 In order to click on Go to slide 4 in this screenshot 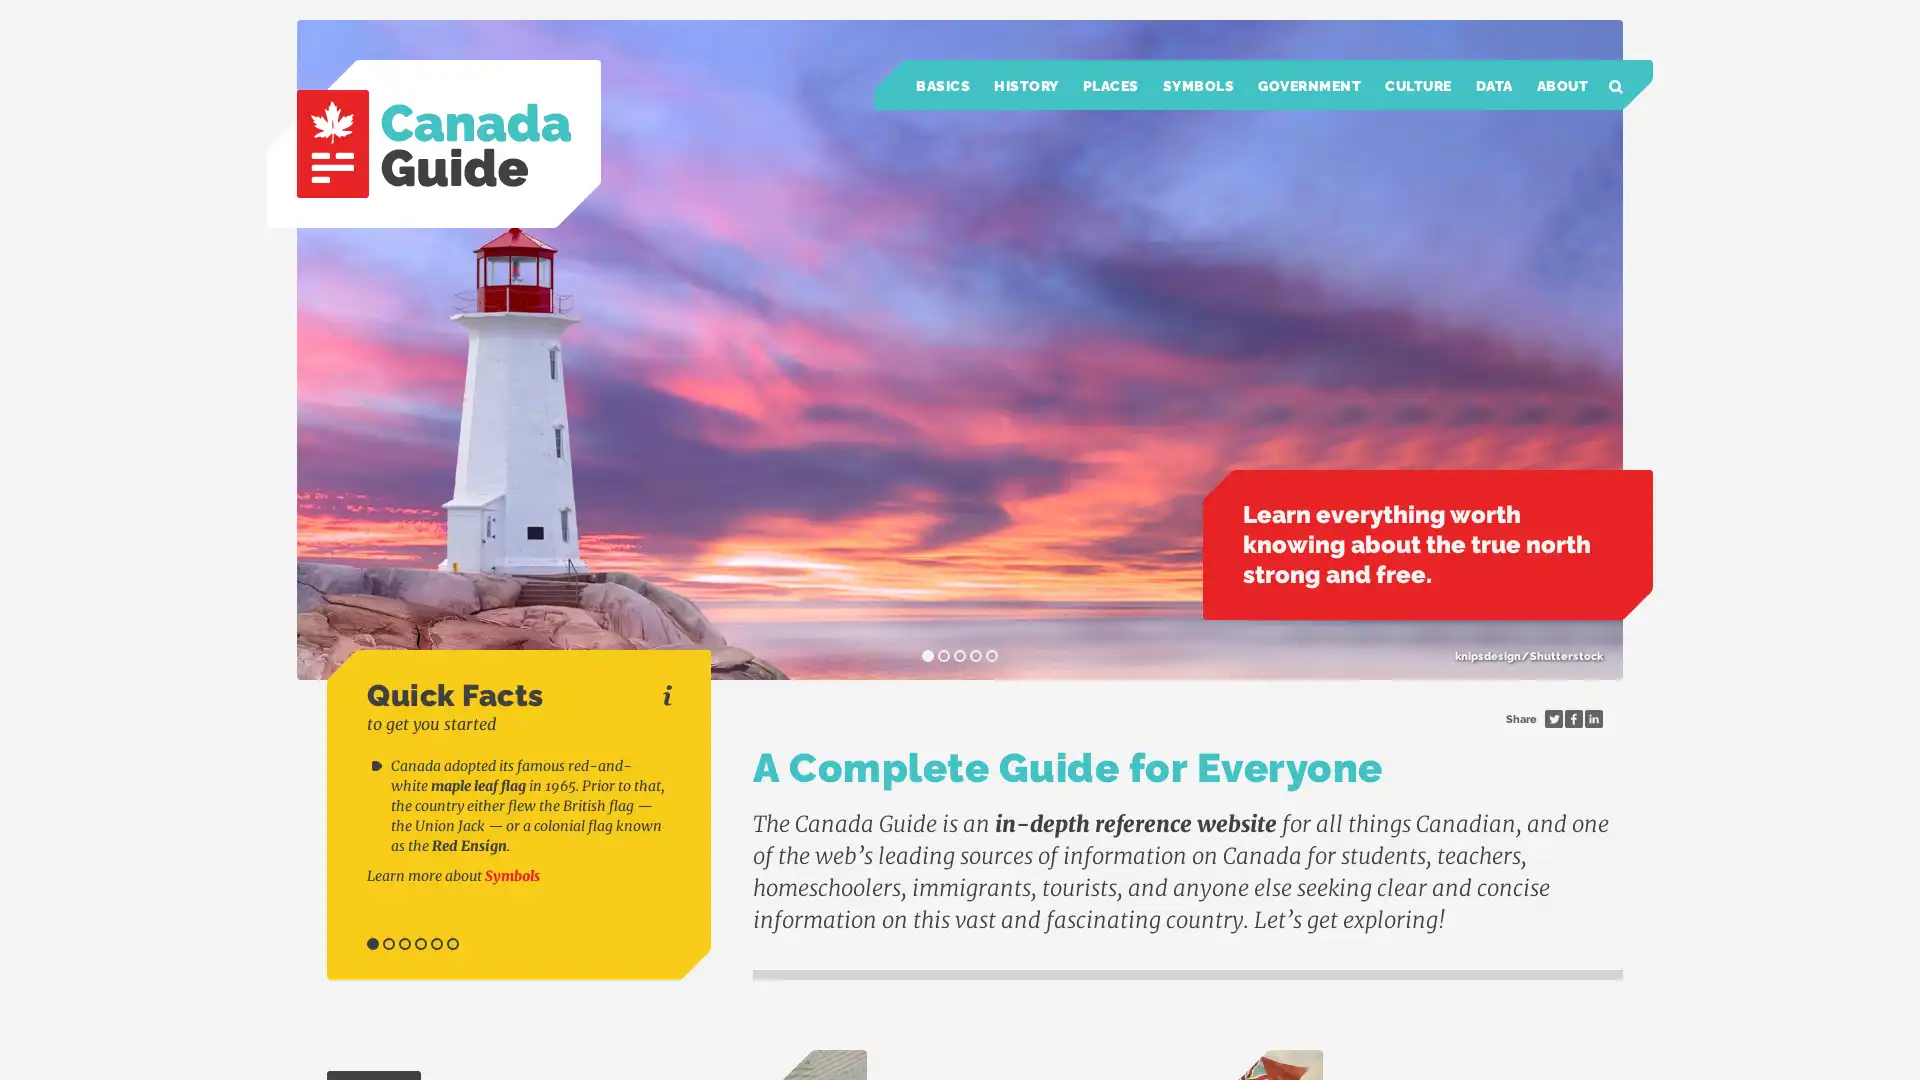, I will do `click(420, 944)`.